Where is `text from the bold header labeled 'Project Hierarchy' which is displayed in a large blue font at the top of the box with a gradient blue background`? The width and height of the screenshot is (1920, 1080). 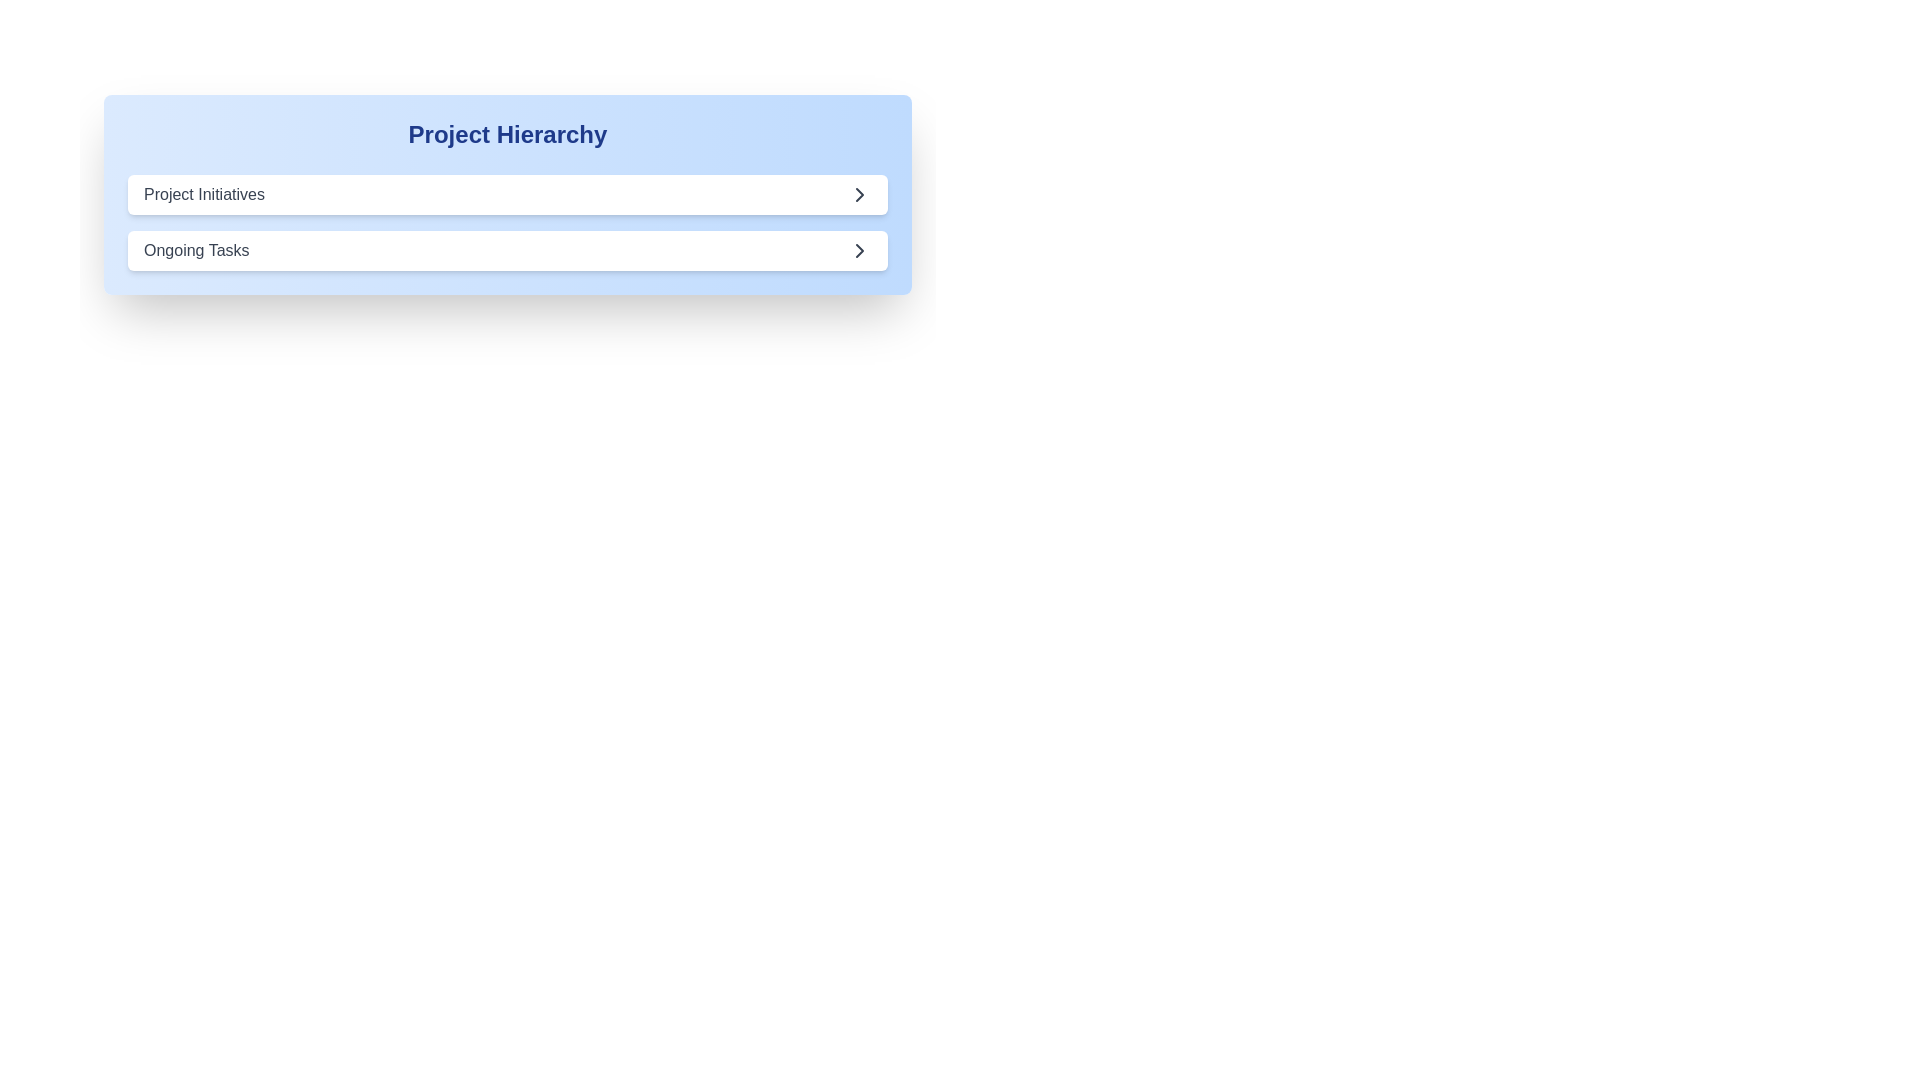 text from the bold header labeled 'Project Hierarchy' which is displayed in a large blue font at the top of the box with a gradient blue background is located at coordinates (508, 135).